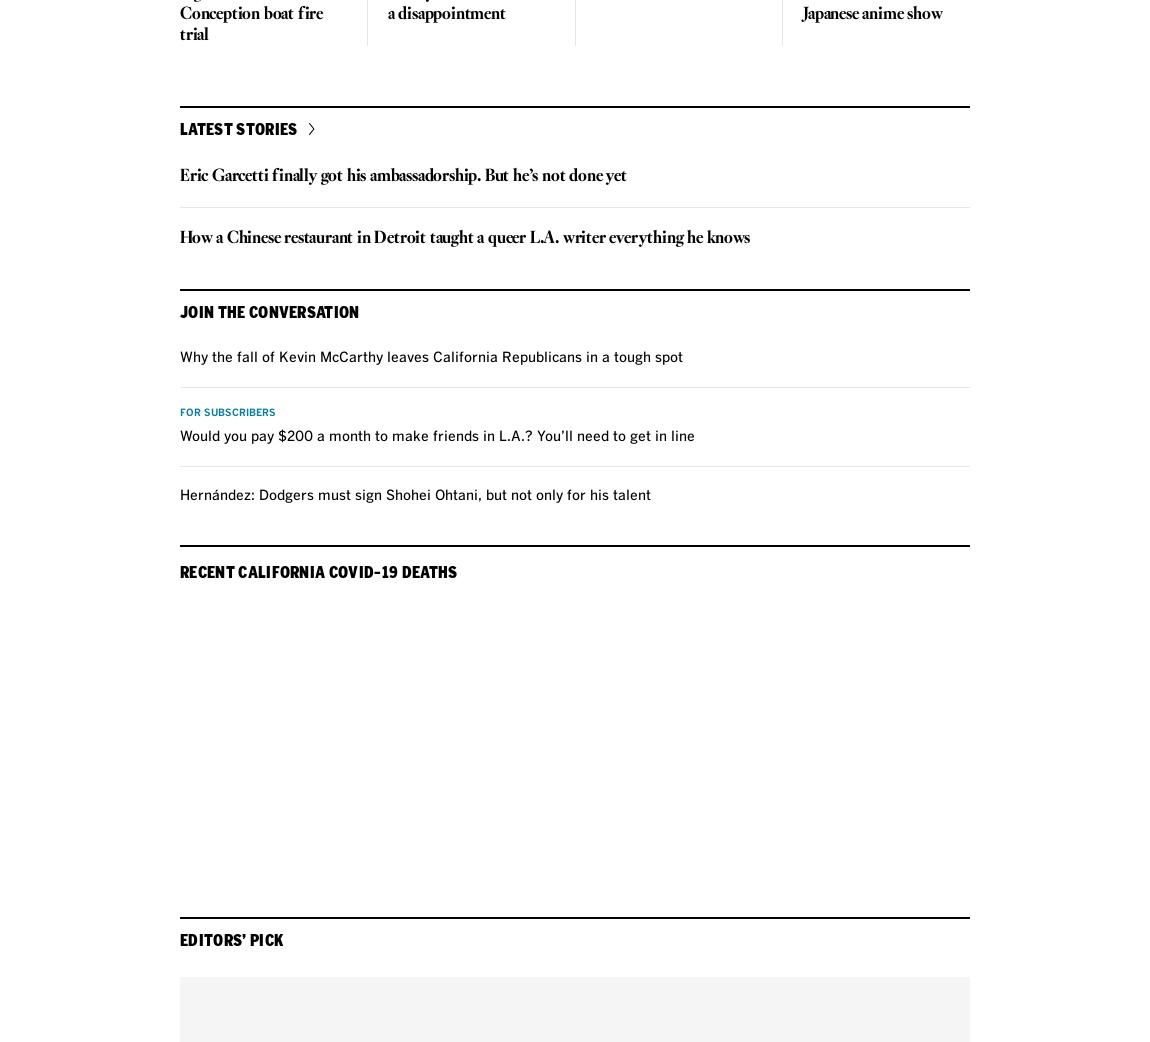  I want to click on 'Editors’ Pick', so click(230, 938).